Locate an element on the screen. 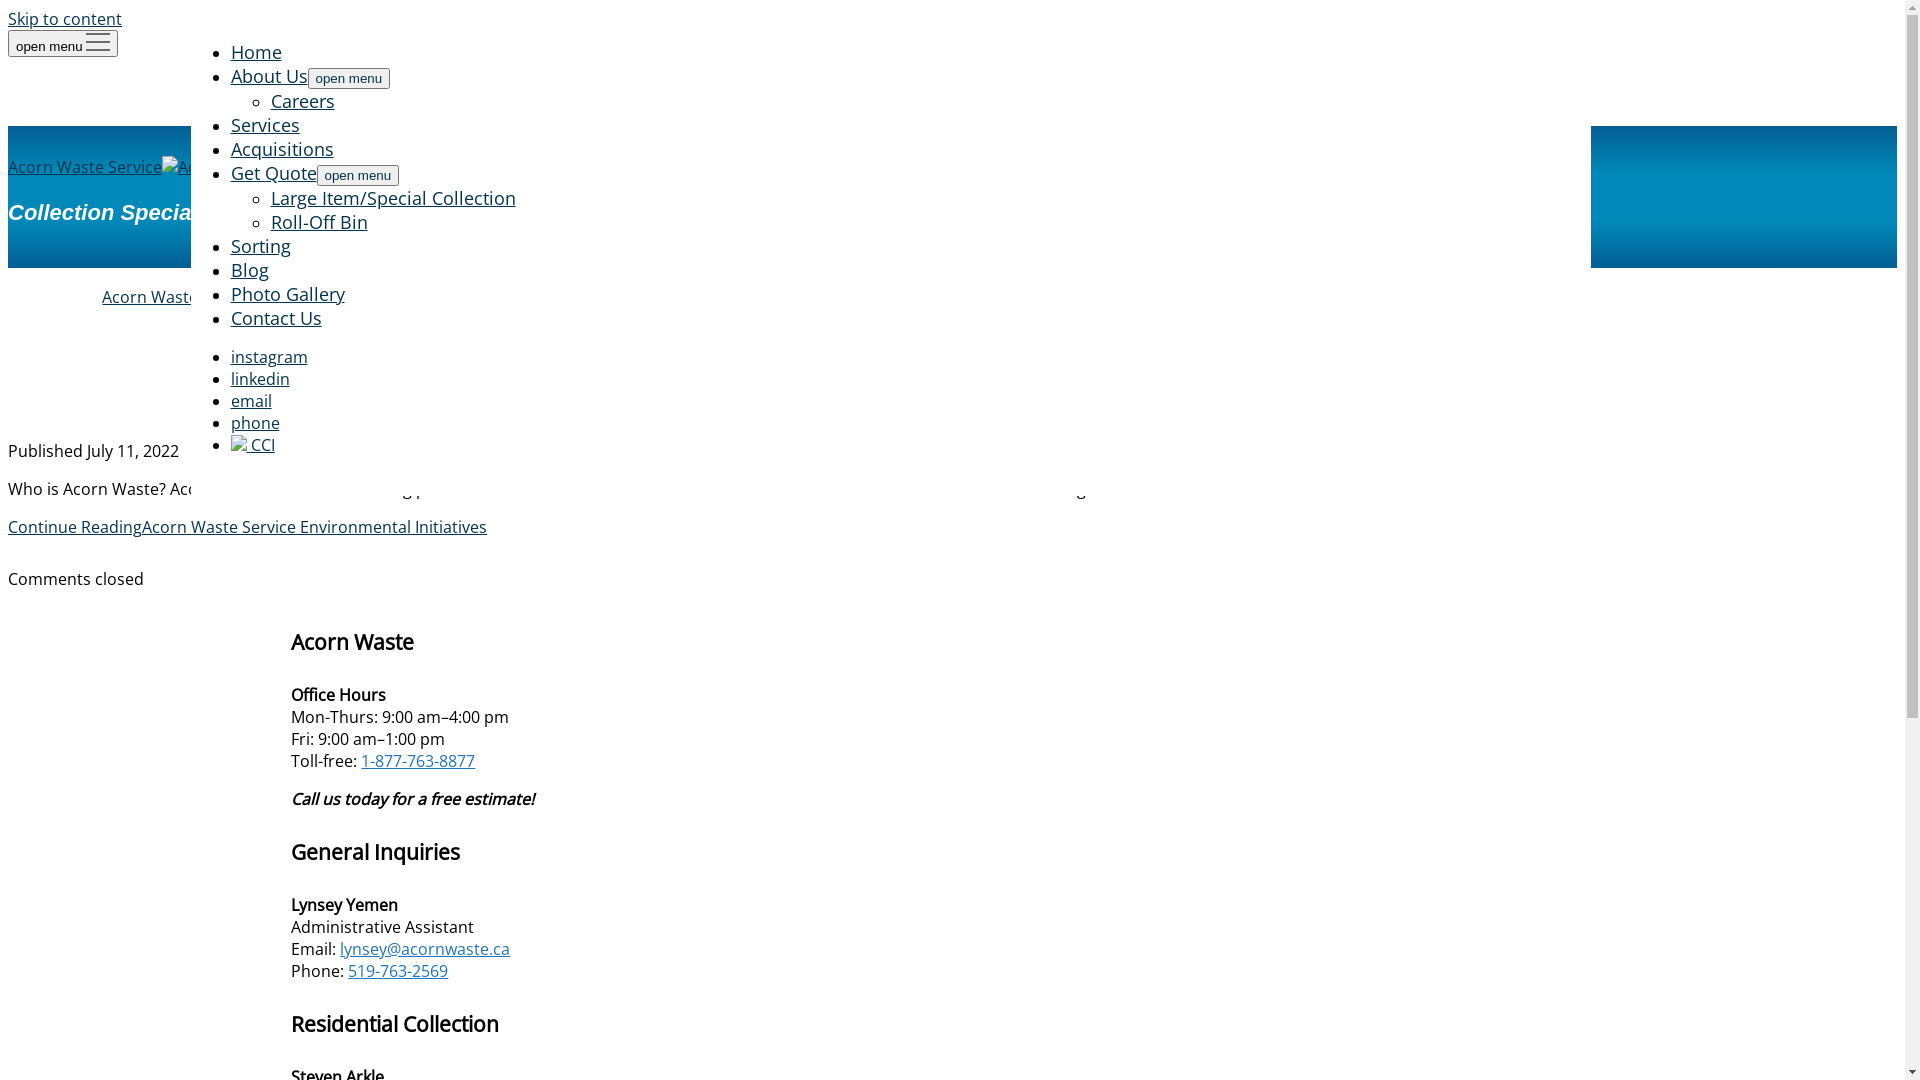 Image resolution: width=1920 pixels, height=1080 pixels. 'Home' is located at coordinates (254, 50).